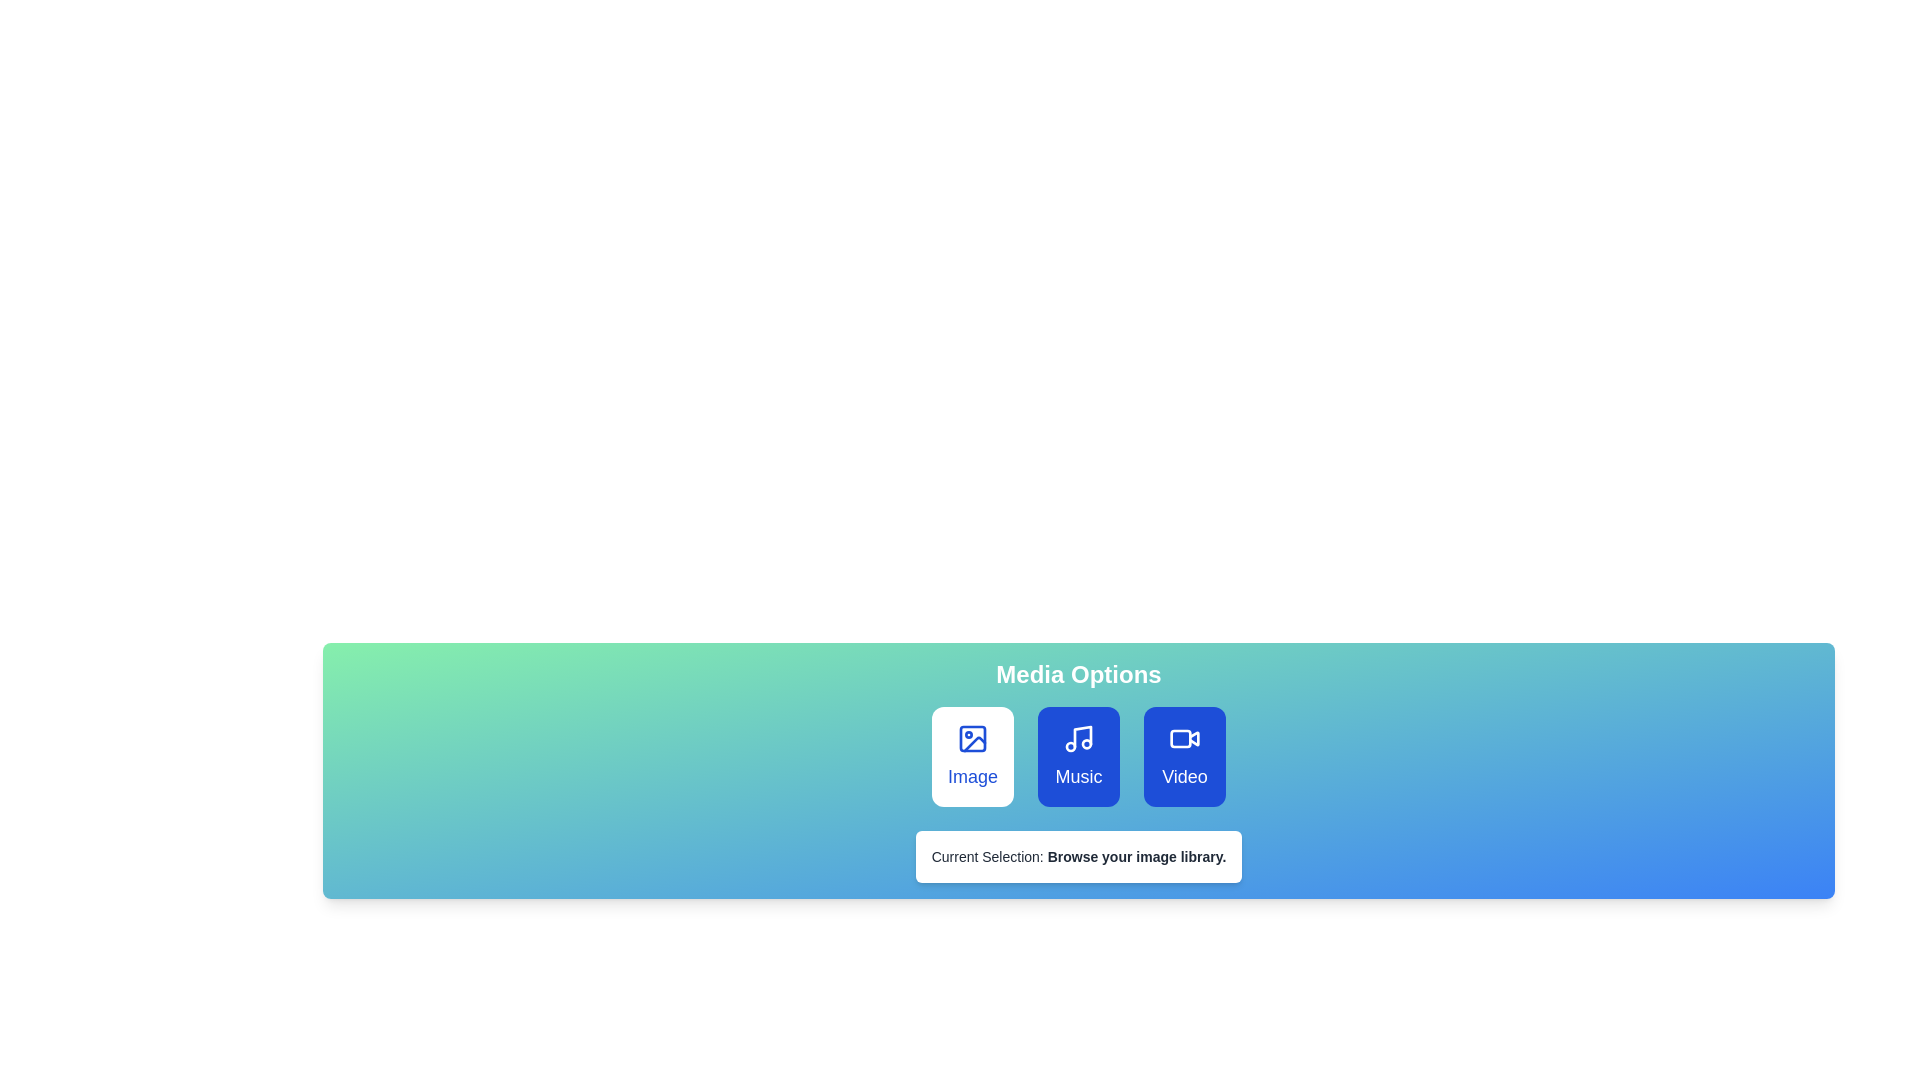 The image size is (1920, 1080). What do you see at coordinates (1137, 855) in the screenshot?
I see `the text label that reads 'Browse your image library.' which is bold and located beneath the selectable media options in the interface` at bounding box center [1137, 855].